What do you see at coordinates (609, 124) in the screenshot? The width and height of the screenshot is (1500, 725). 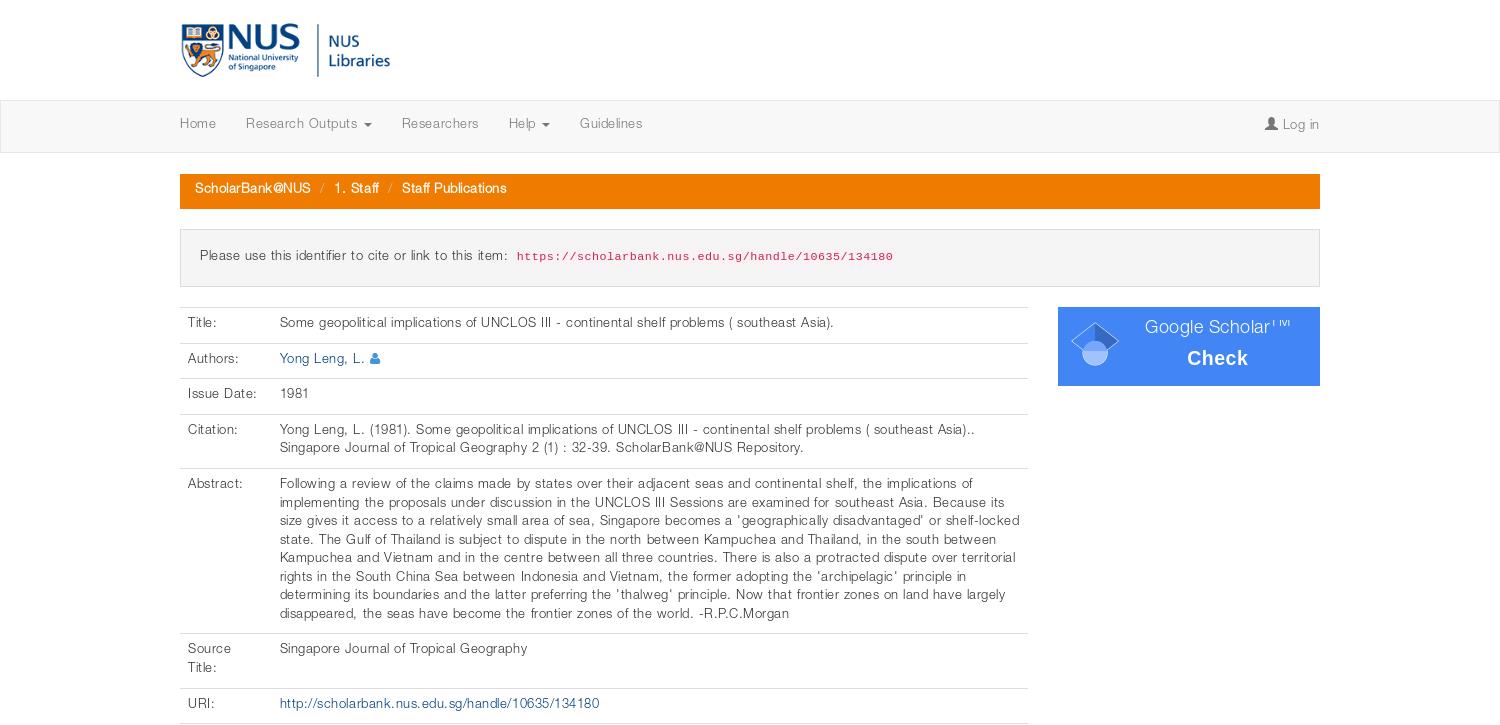 I see `'Guidelines'` at bounding box center [609, 124].